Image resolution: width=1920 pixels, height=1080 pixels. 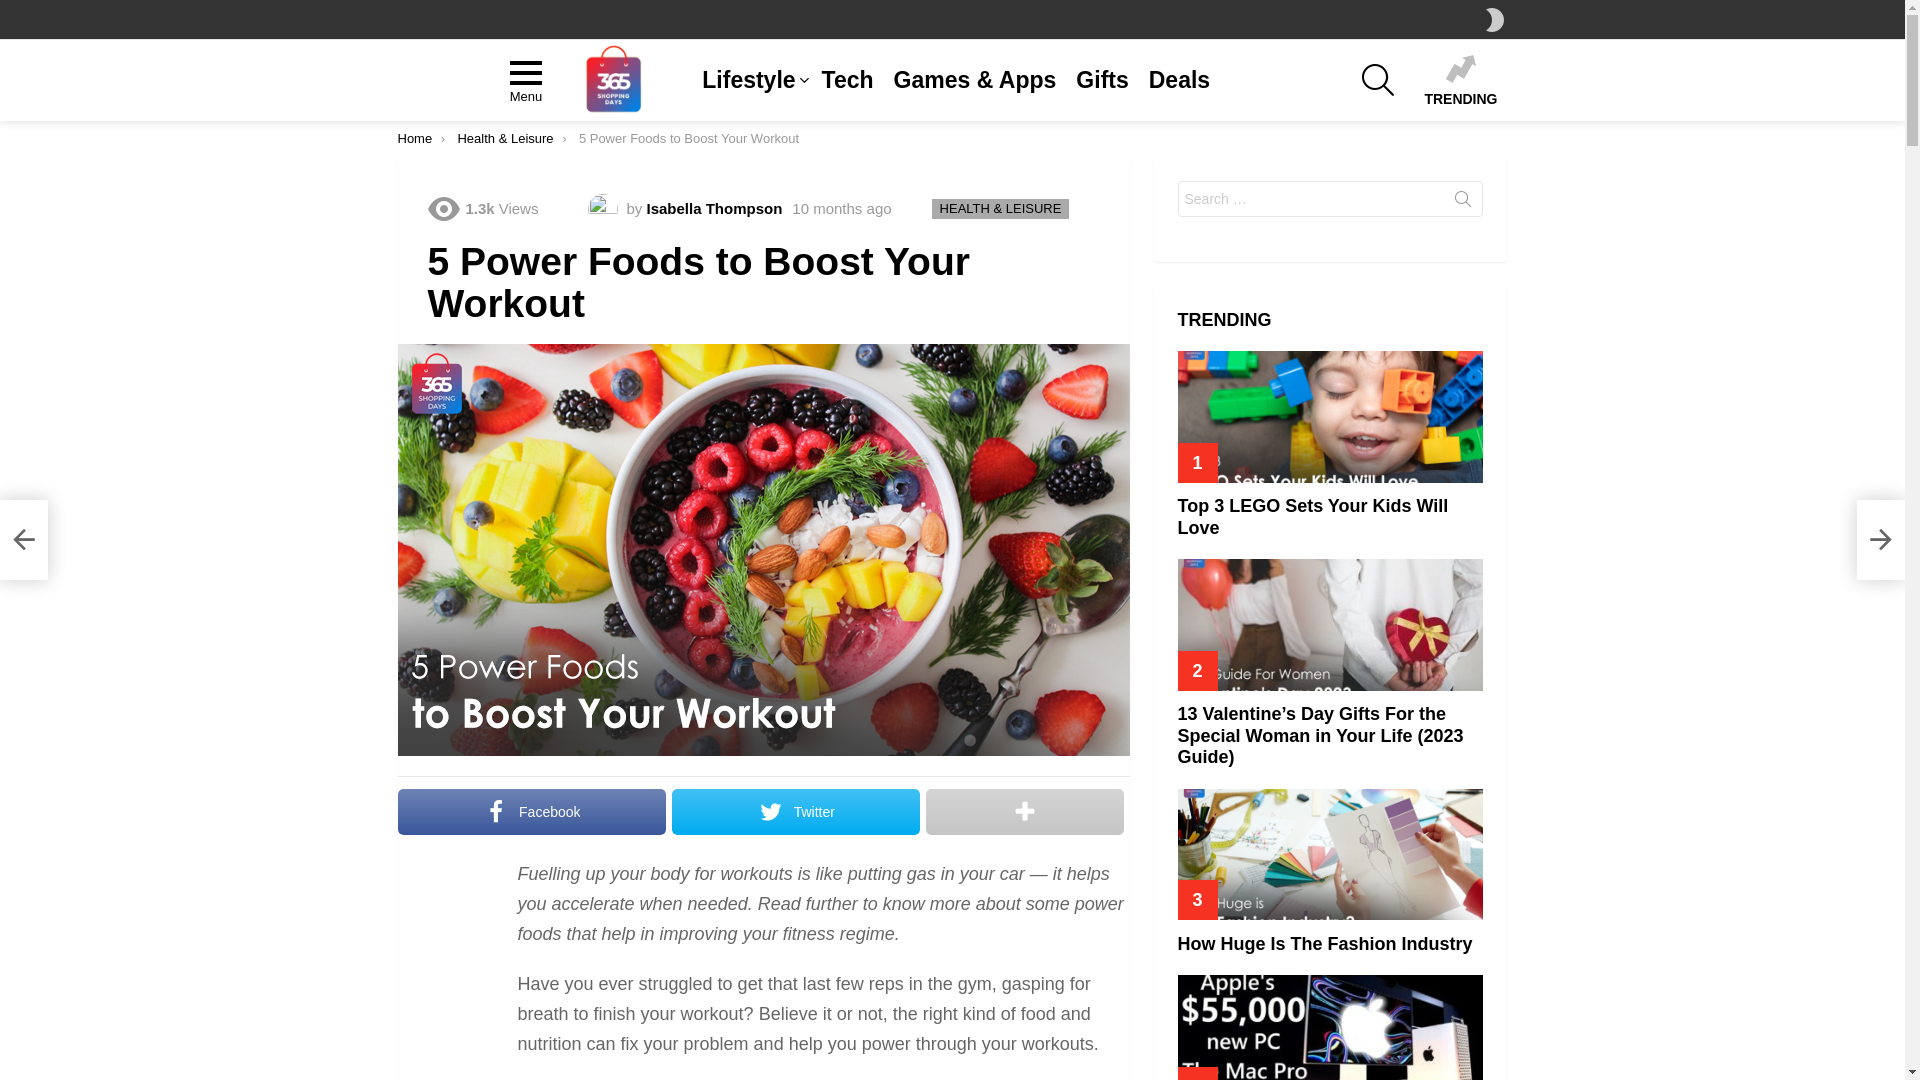 What do you see at coordinates (1460, 79) in the screenshot?
I see `'TRENDING'` at bounding box center [1460, 79].